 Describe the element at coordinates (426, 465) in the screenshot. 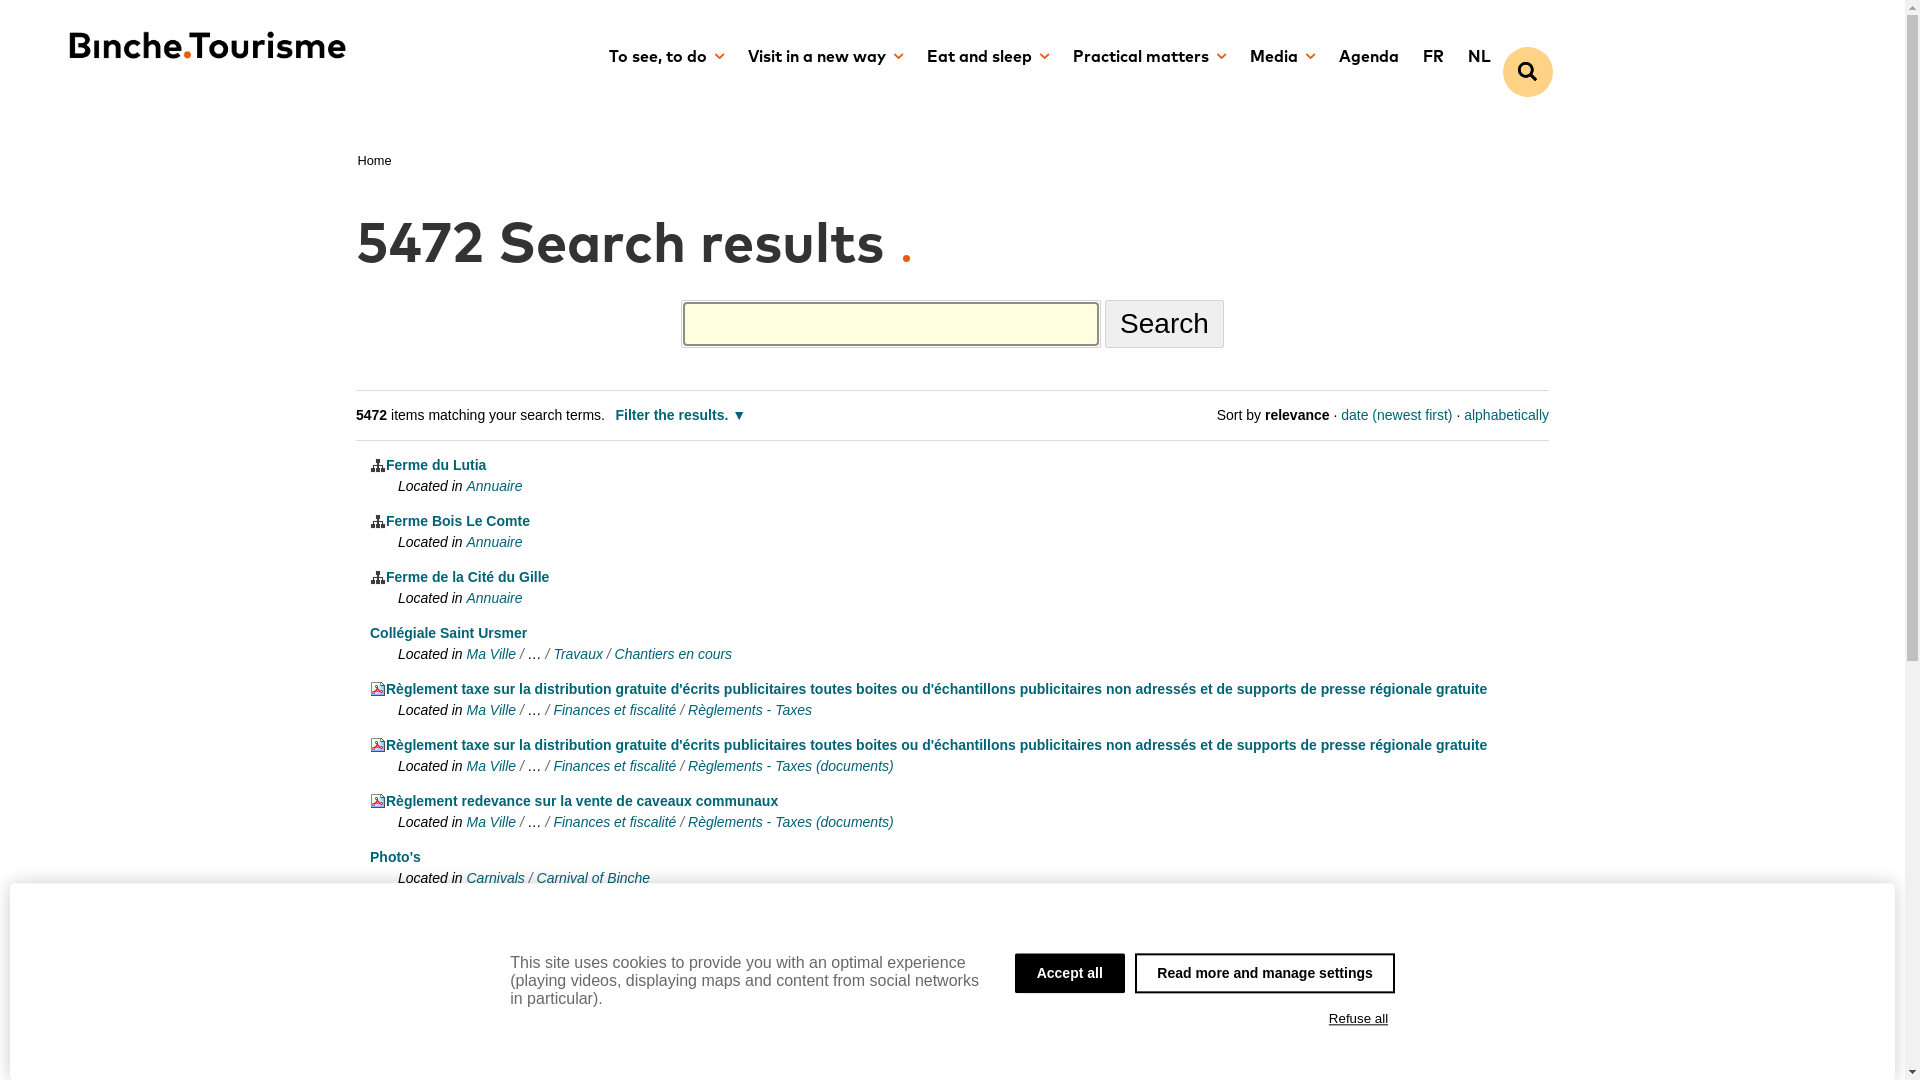

I see `'Ferme du Lutia'` at that location.